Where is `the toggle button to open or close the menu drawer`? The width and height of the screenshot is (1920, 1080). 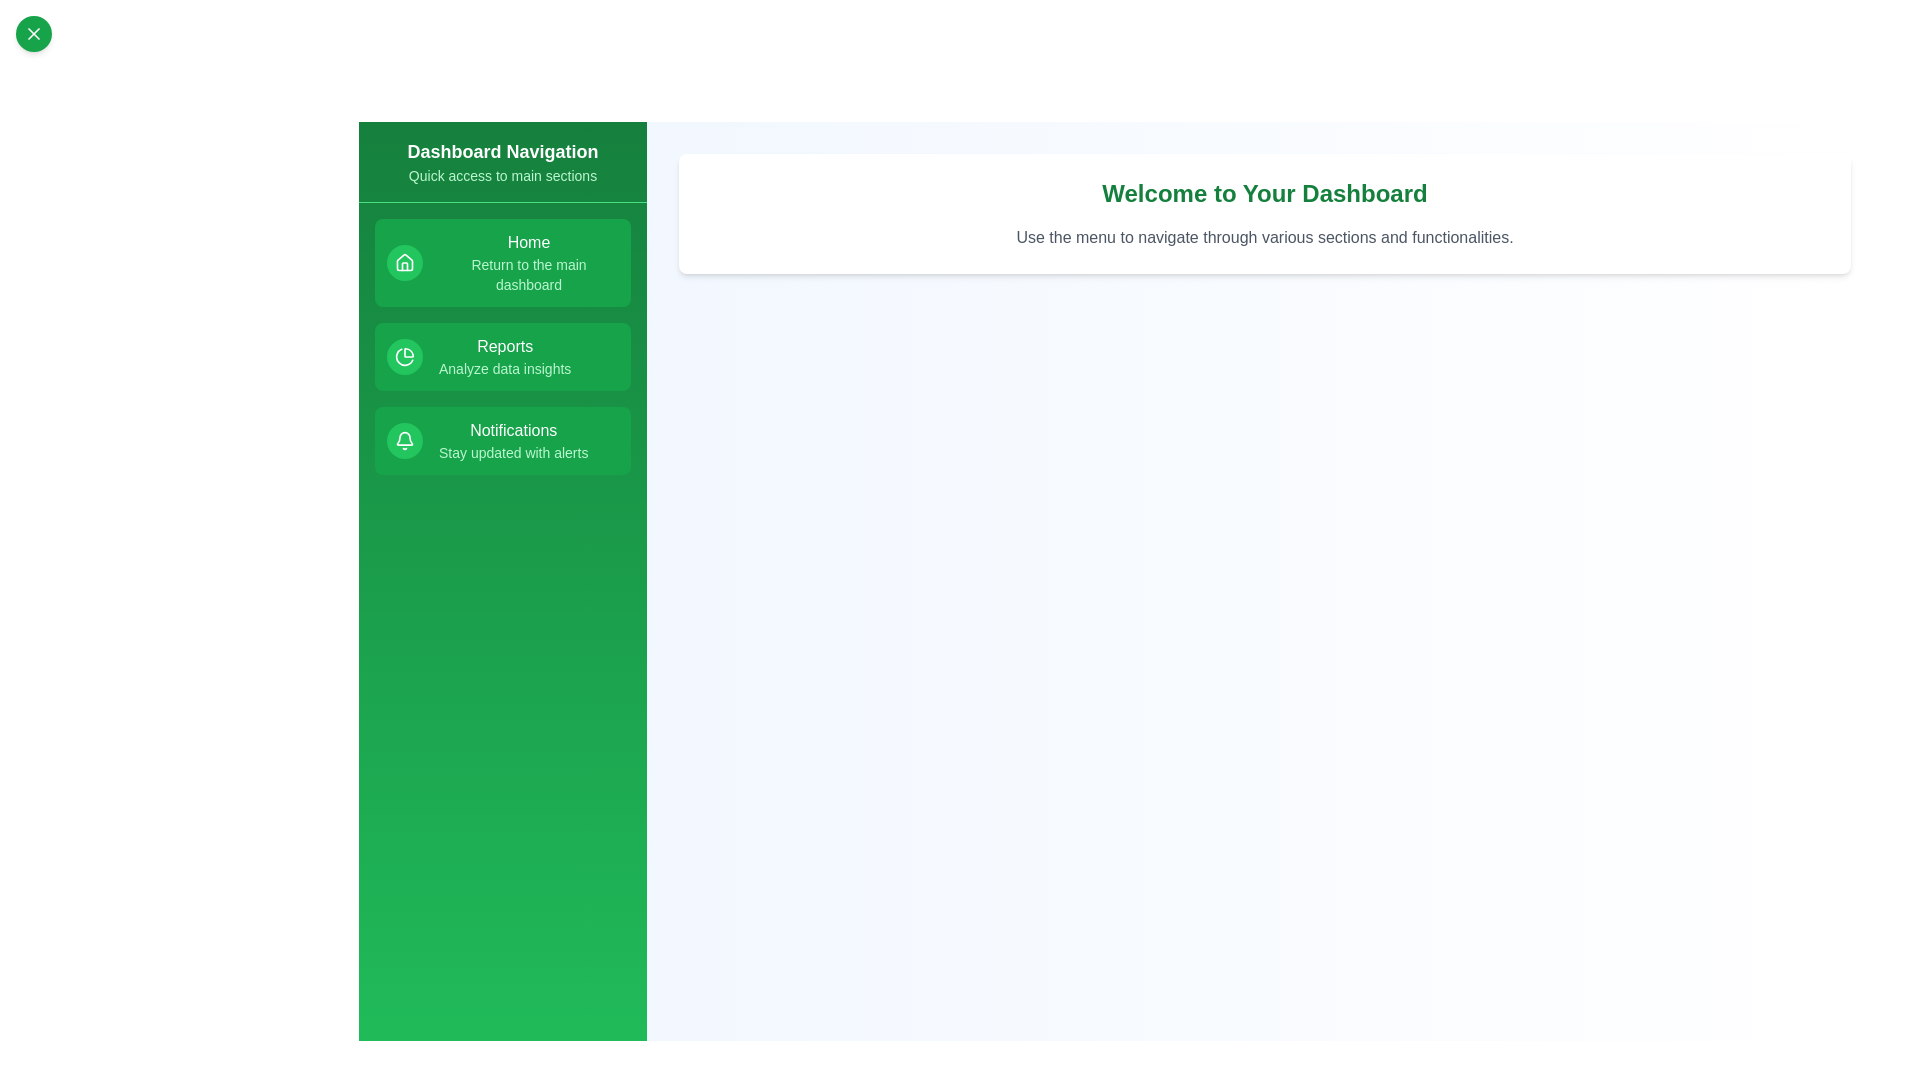 the toggle button to open or close the menu drawer is located at coordinates (33, 34).